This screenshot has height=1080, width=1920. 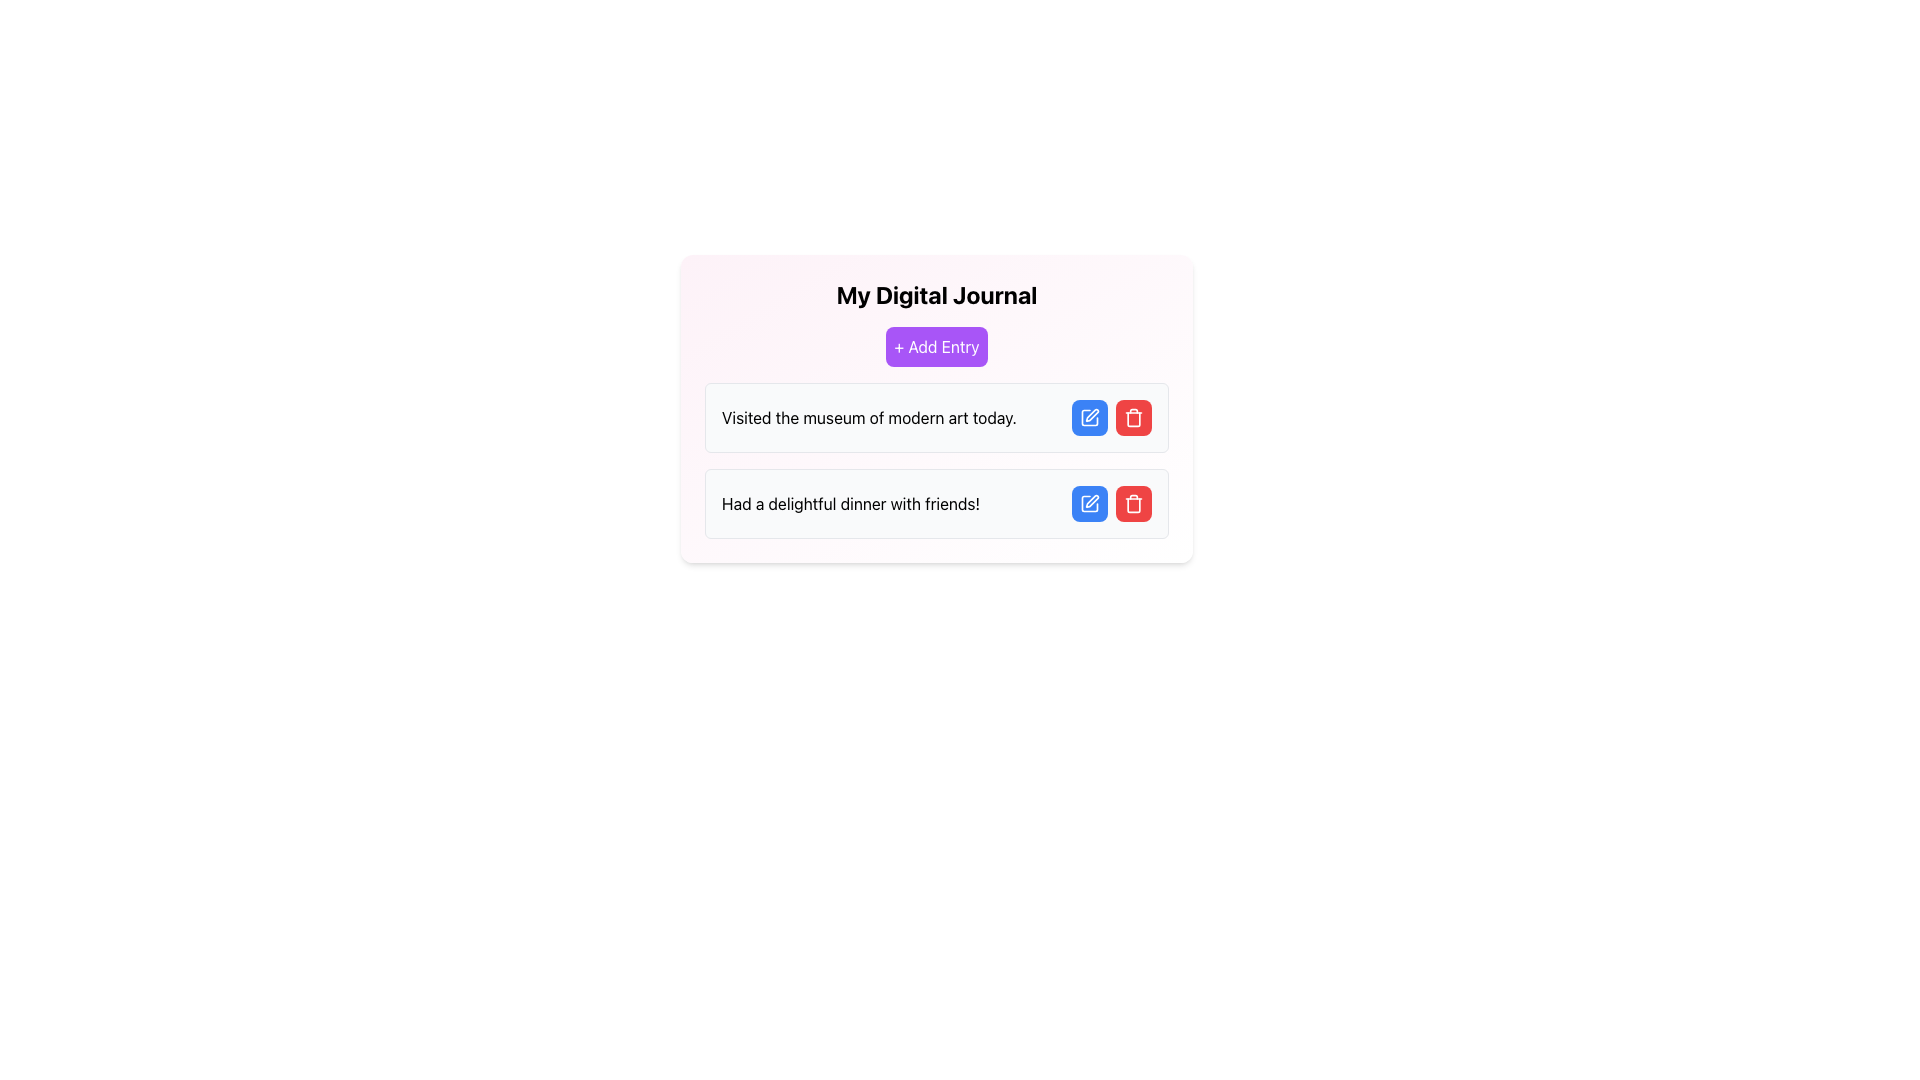 What do you see at coordinates (1088, 503) in the screenshot?
I see `the small blue square button with a white pen icon located to the left of the red delete button in the second entry row of the journal, which is titled 'Had a delightful dinner with friends!'` at bounding box center [1088, 503].